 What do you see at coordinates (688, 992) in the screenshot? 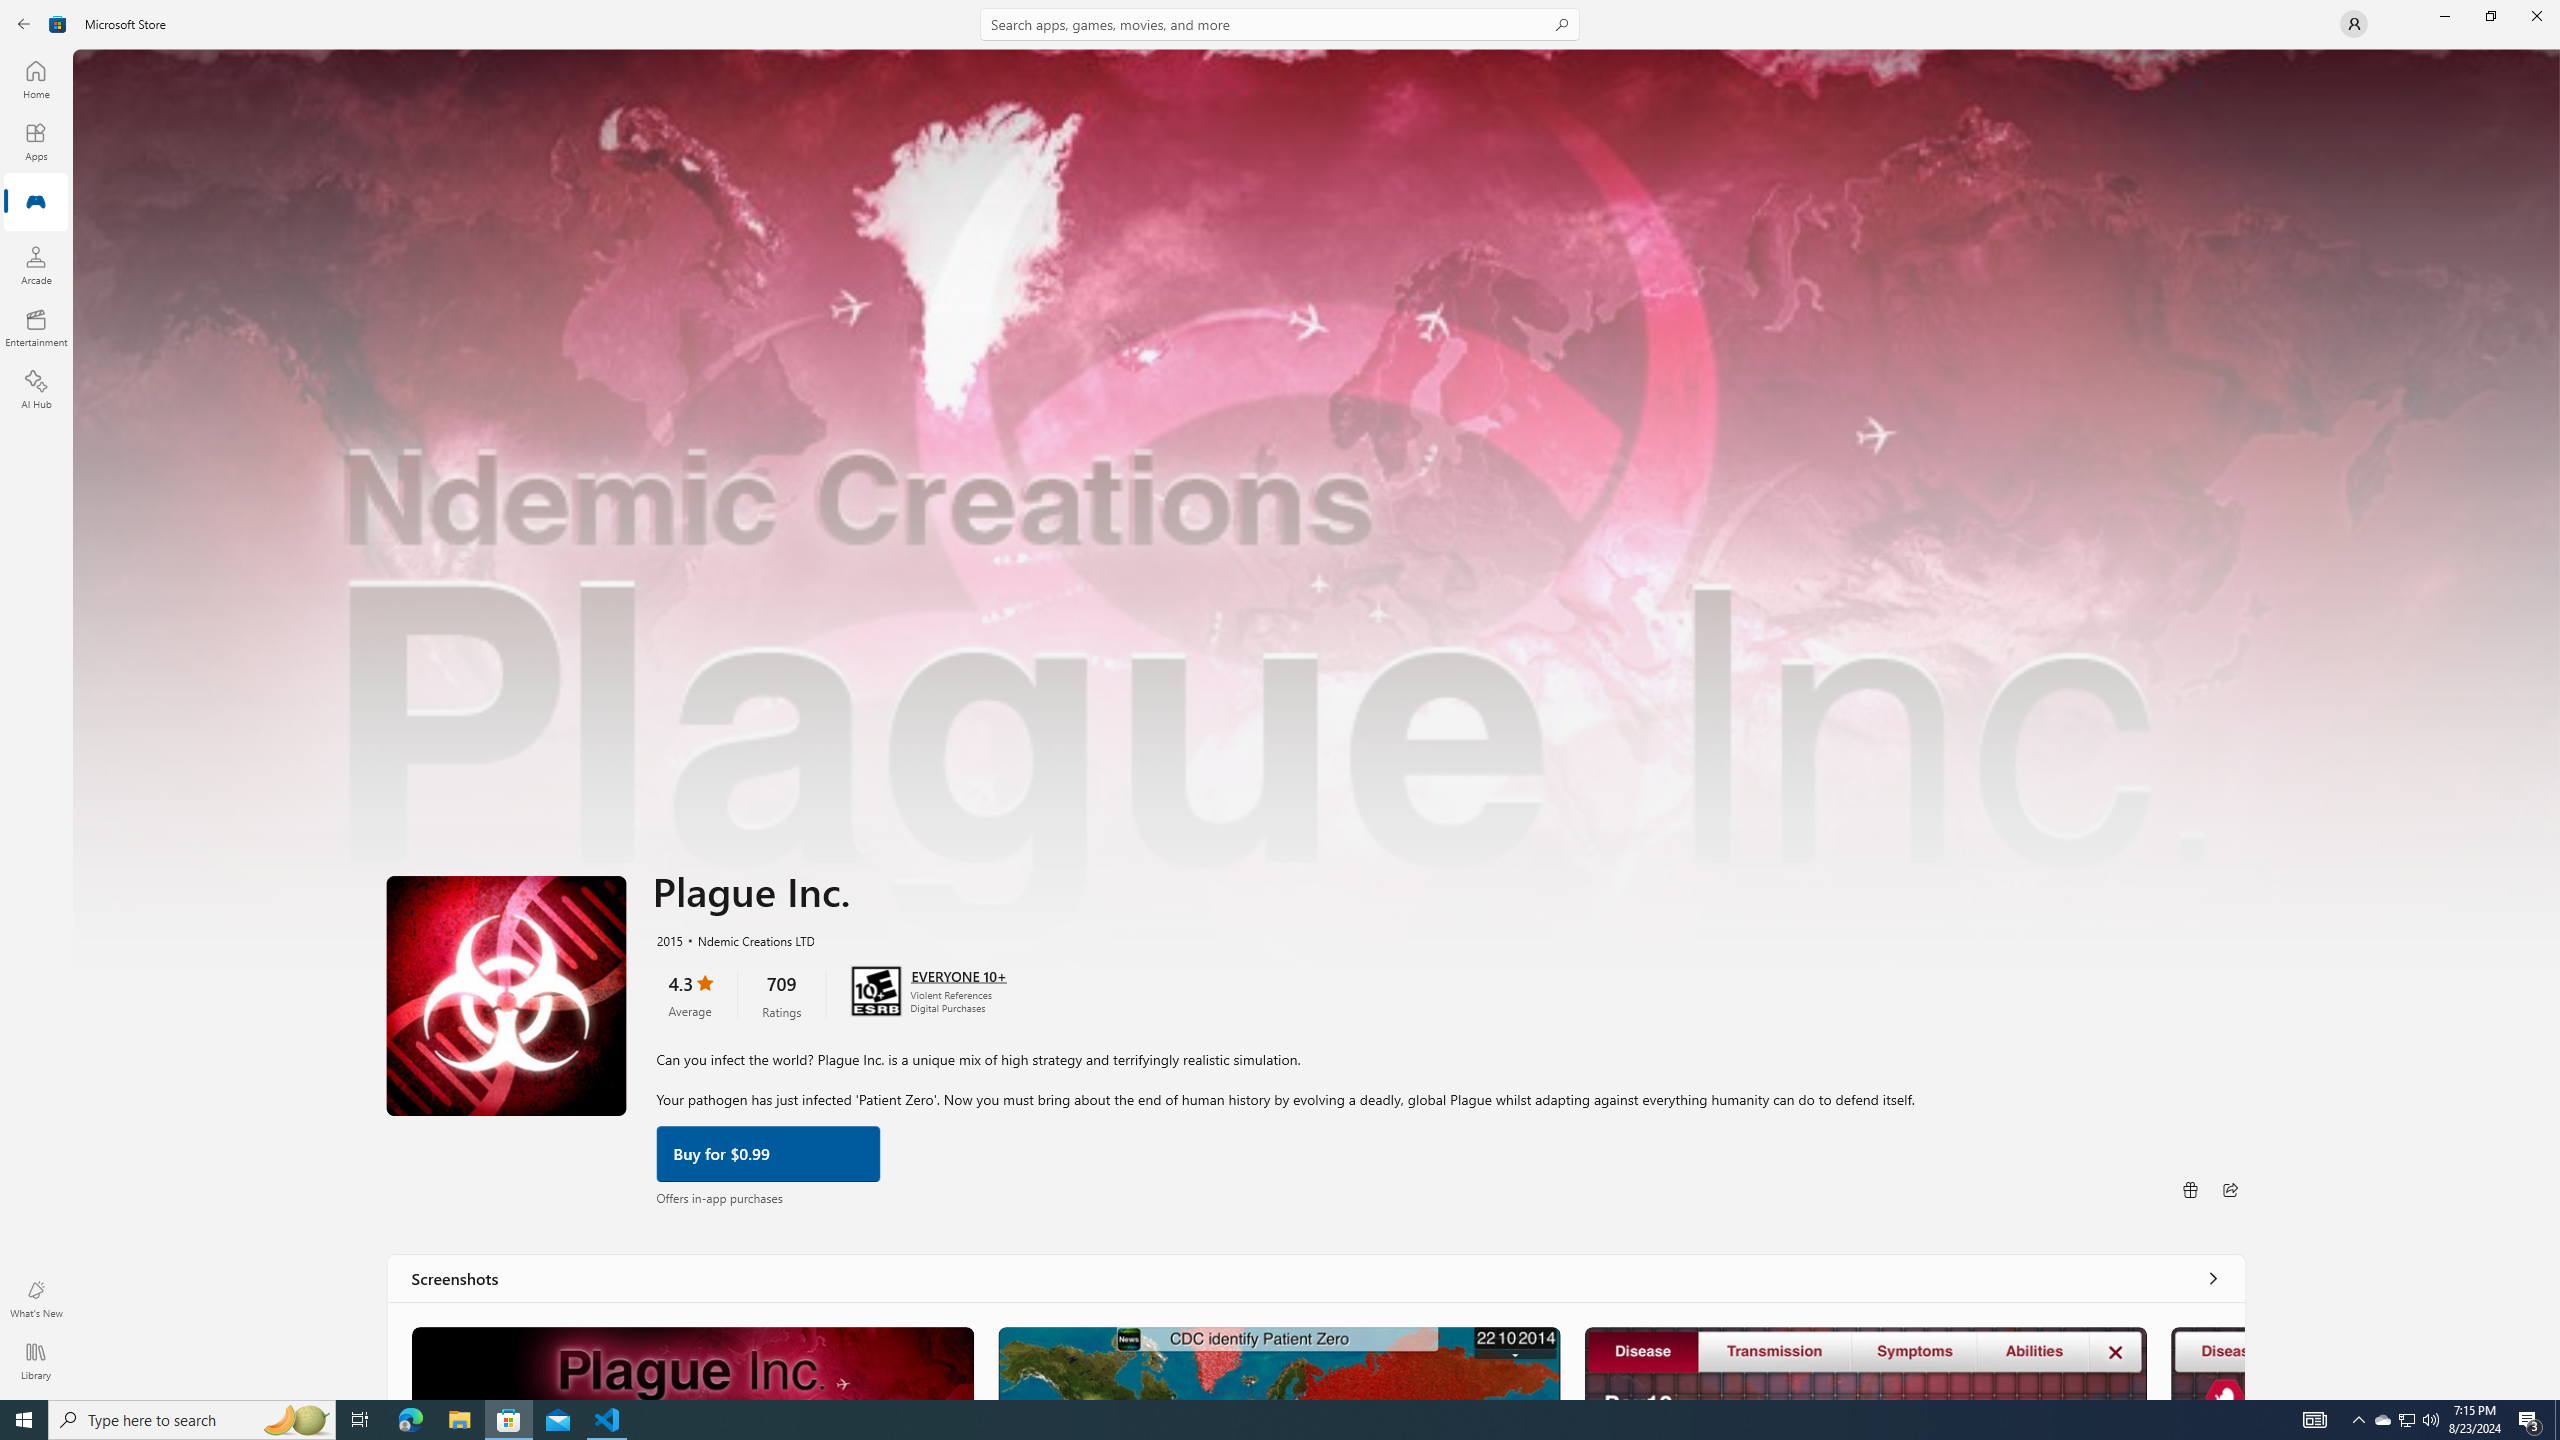
I see `'4.3 stars. Click to skip to ratings and reviews'` at bounding box center [688, 992].